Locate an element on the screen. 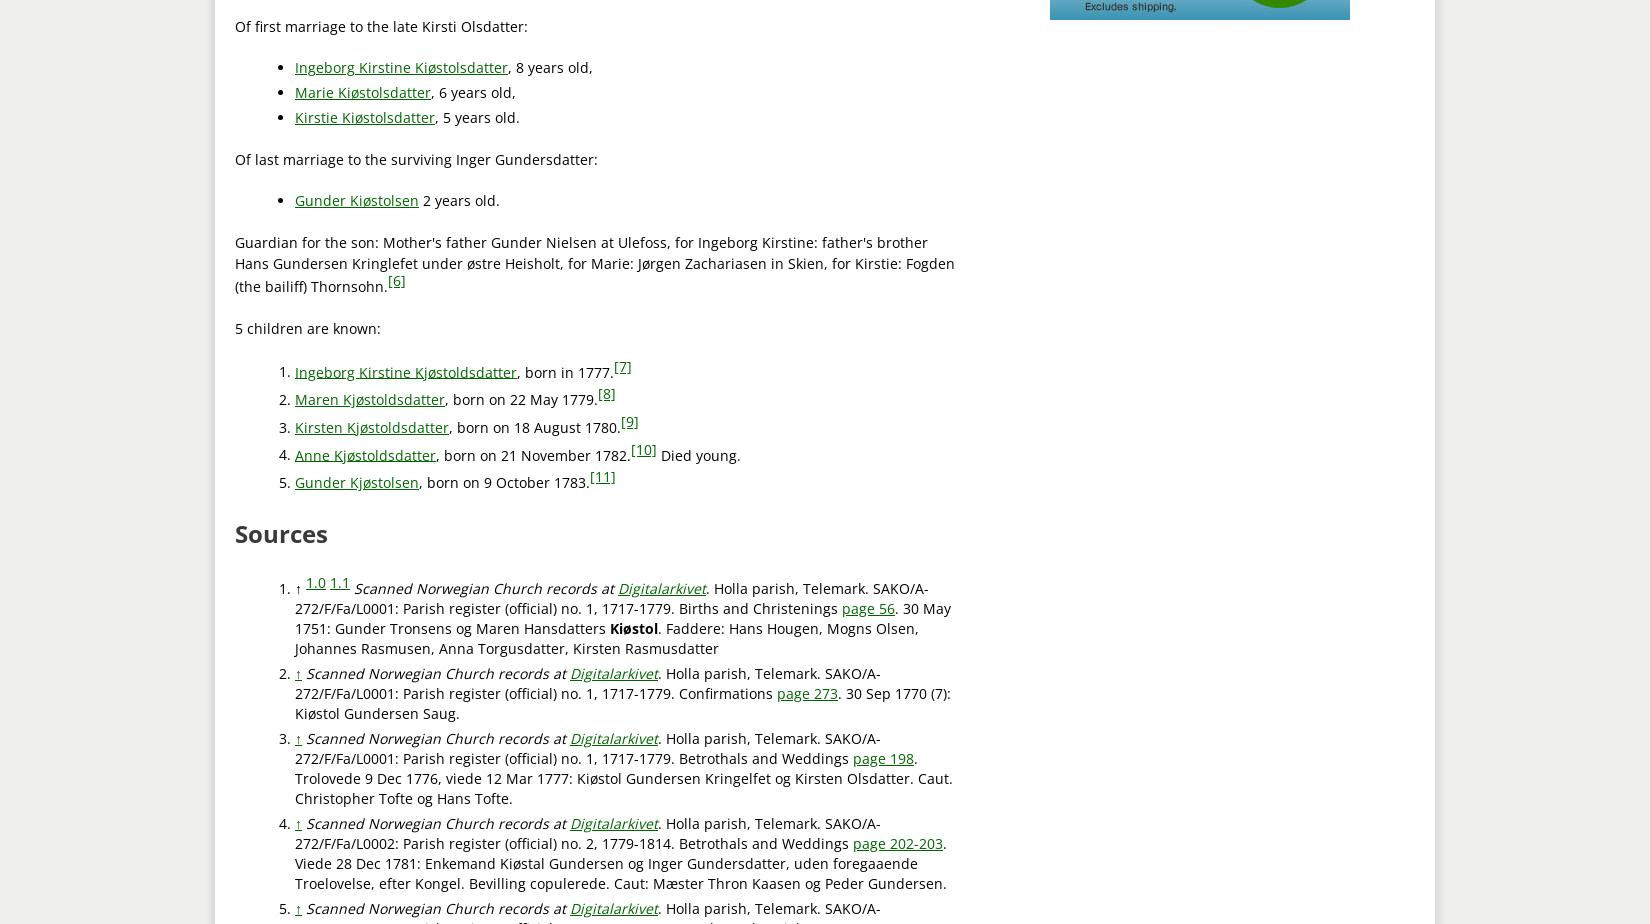 This screenshot has width=1650, height=924. 'Gunder Kjøstolsen' is located at coordinates (357, 482).